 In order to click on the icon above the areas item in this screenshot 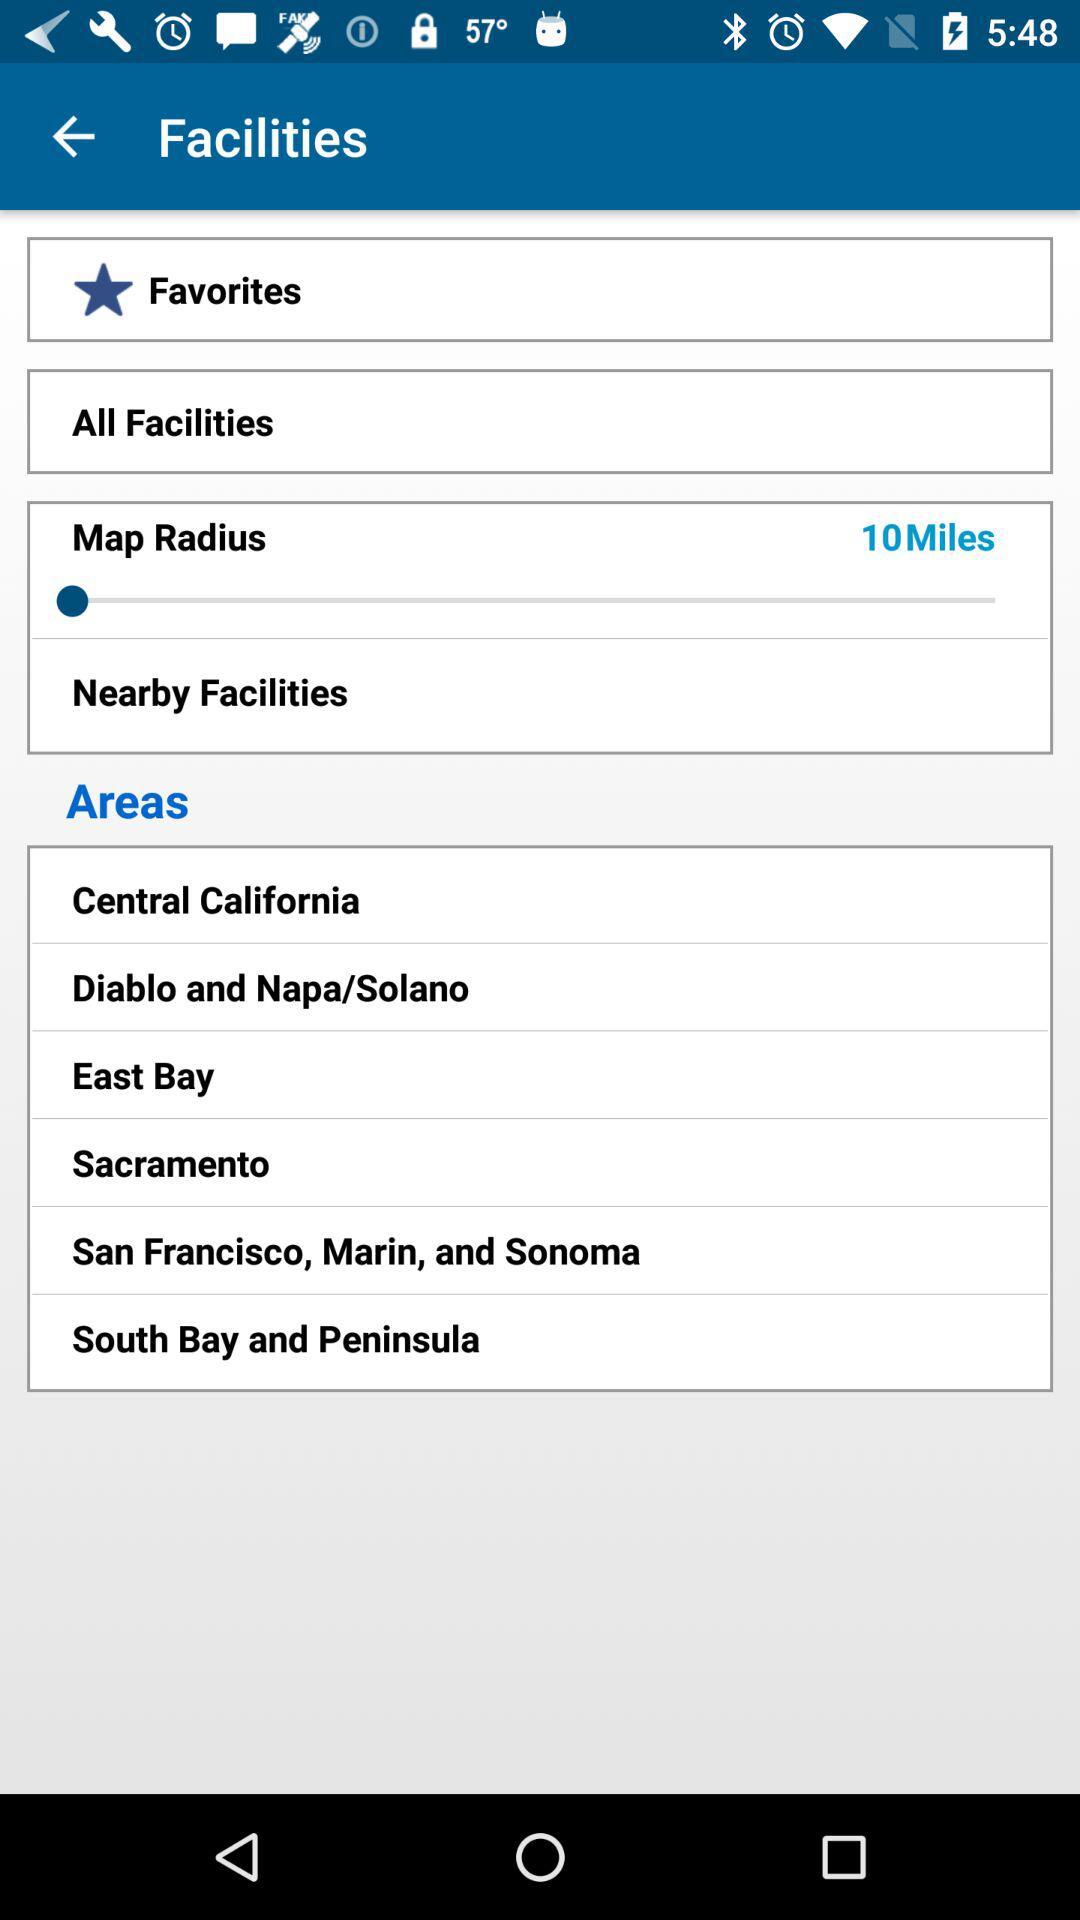, I will do `click(540, 691)`.